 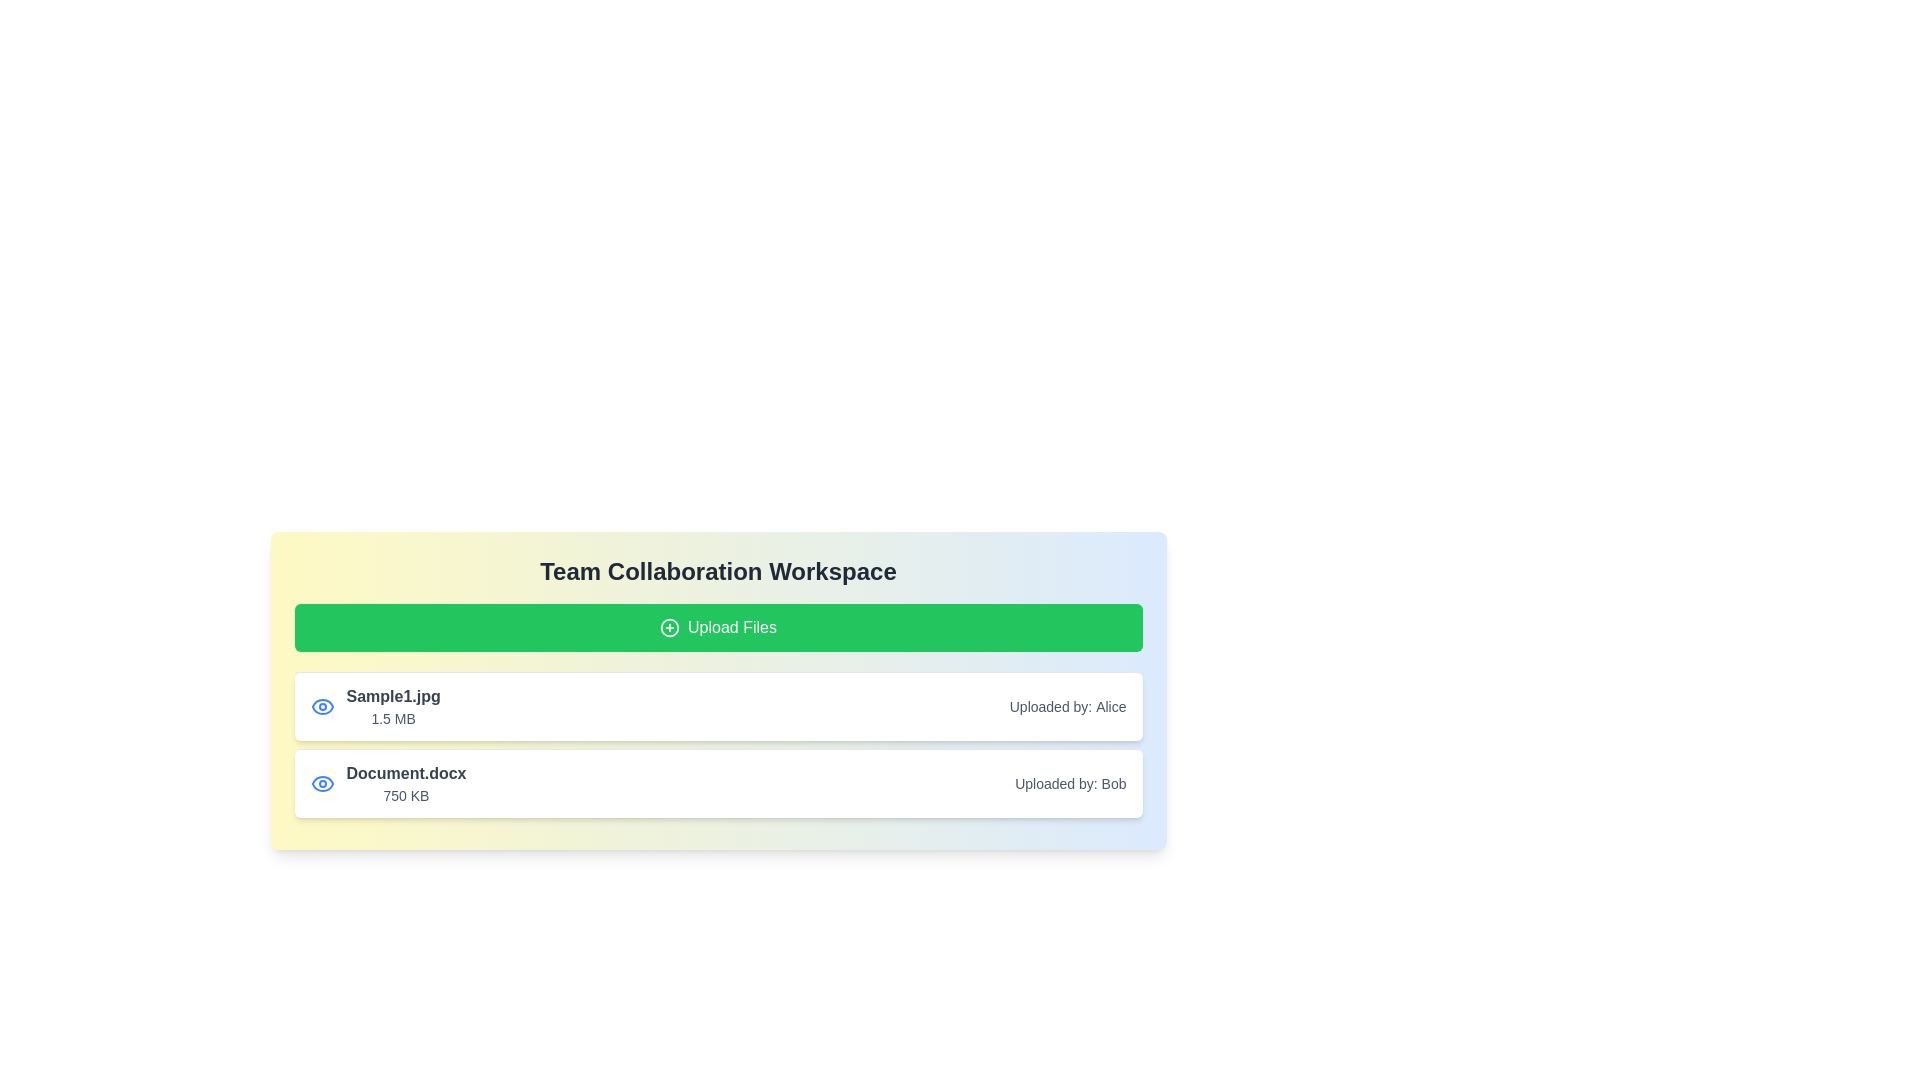 What do you see at coordinates (393, 696) in the screenshot?
I see `the static text label that displays the name or title of a file in the file listing interface, located at the upper left section of the file item details block` at bounding box center [393, 696].